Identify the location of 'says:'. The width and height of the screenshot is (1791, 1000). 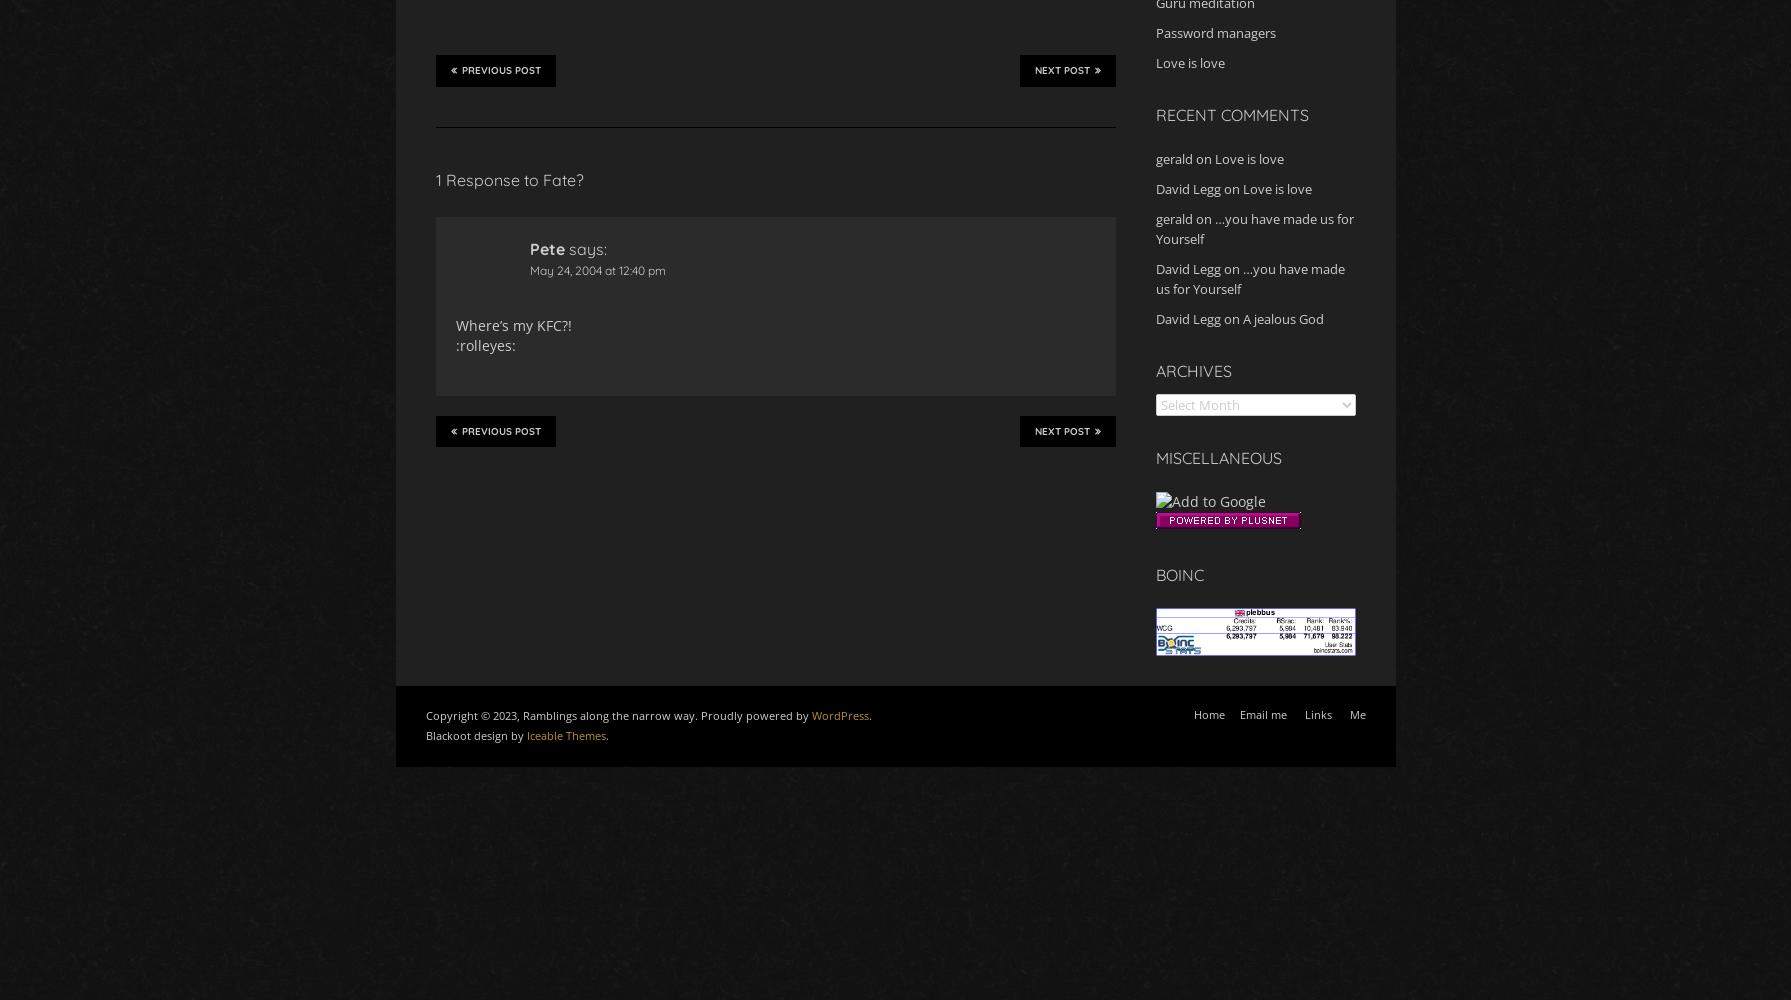
(567, 248).